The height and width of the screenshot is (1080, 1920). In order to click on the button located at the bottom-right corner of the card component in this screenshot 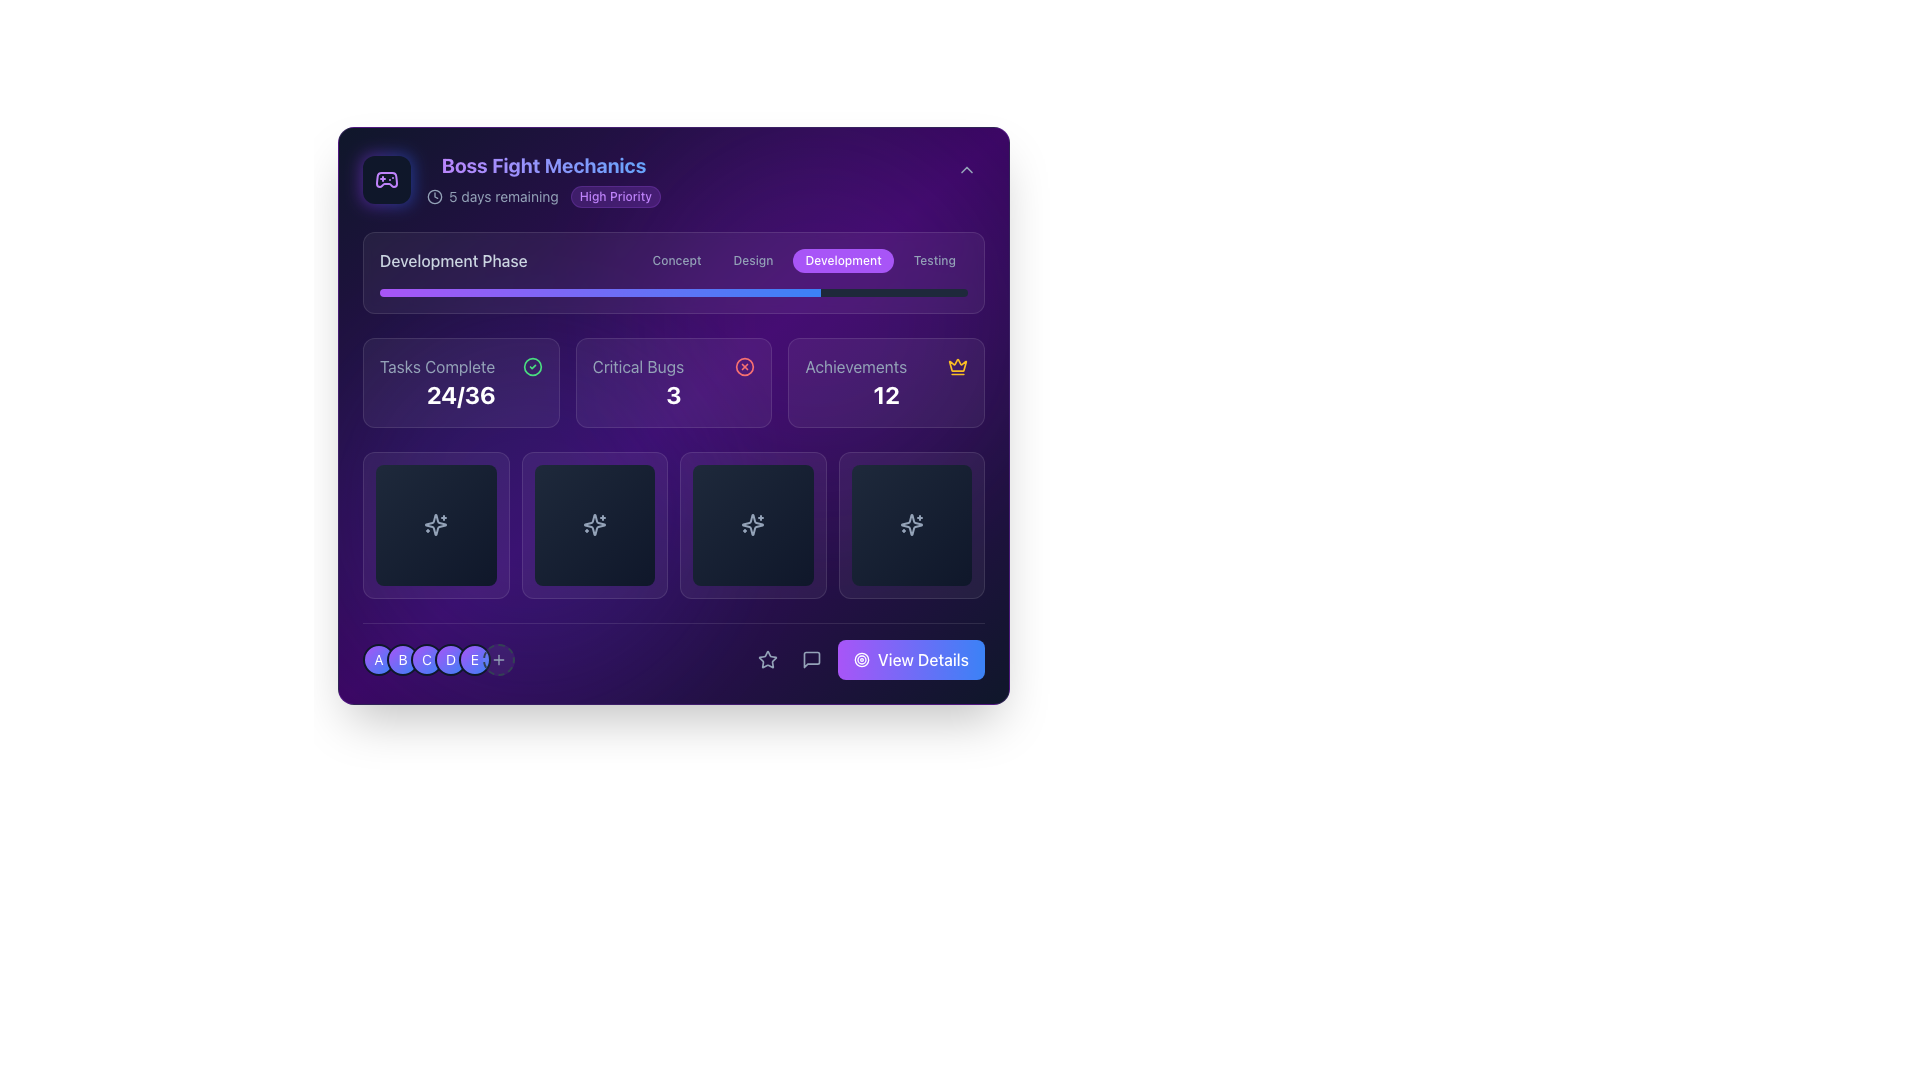, I will do `click(867, 659)`.